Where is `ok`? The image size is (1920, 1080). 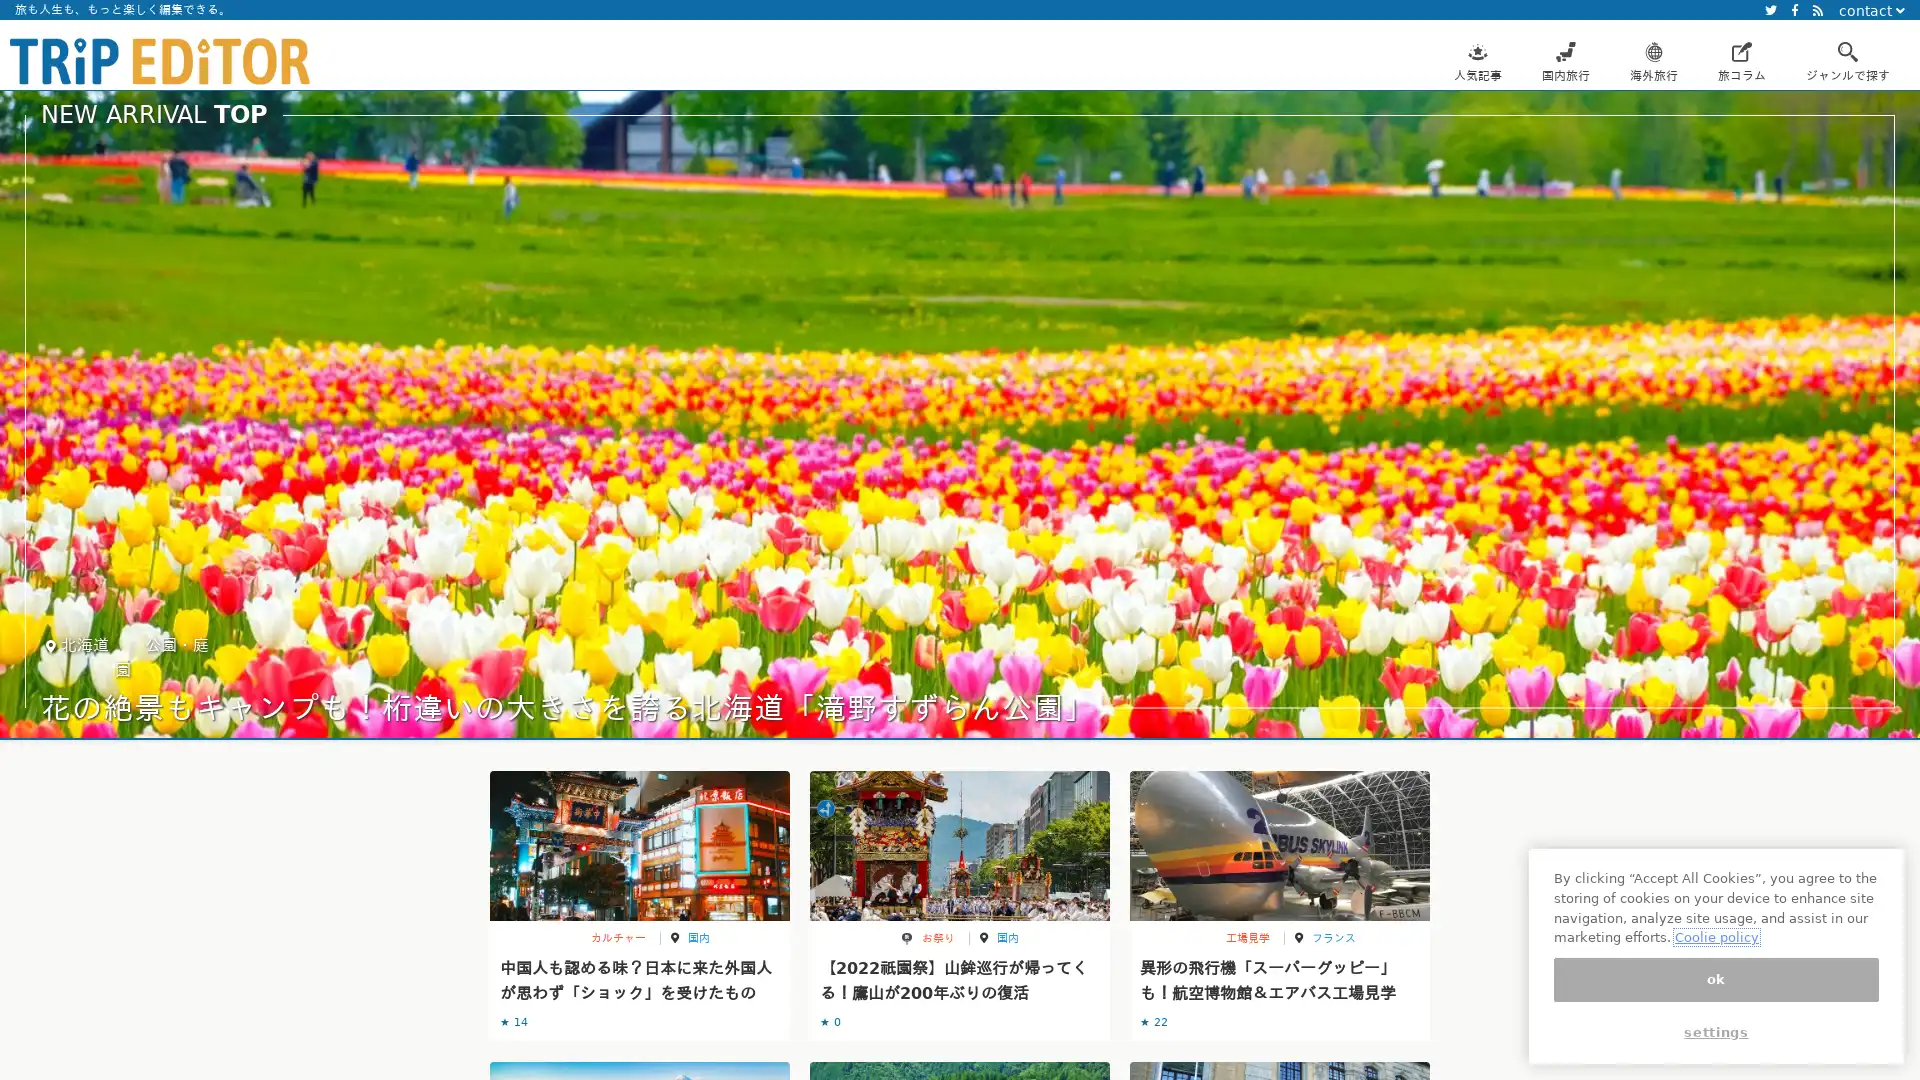
ok is located at coordinates (1715, 978).